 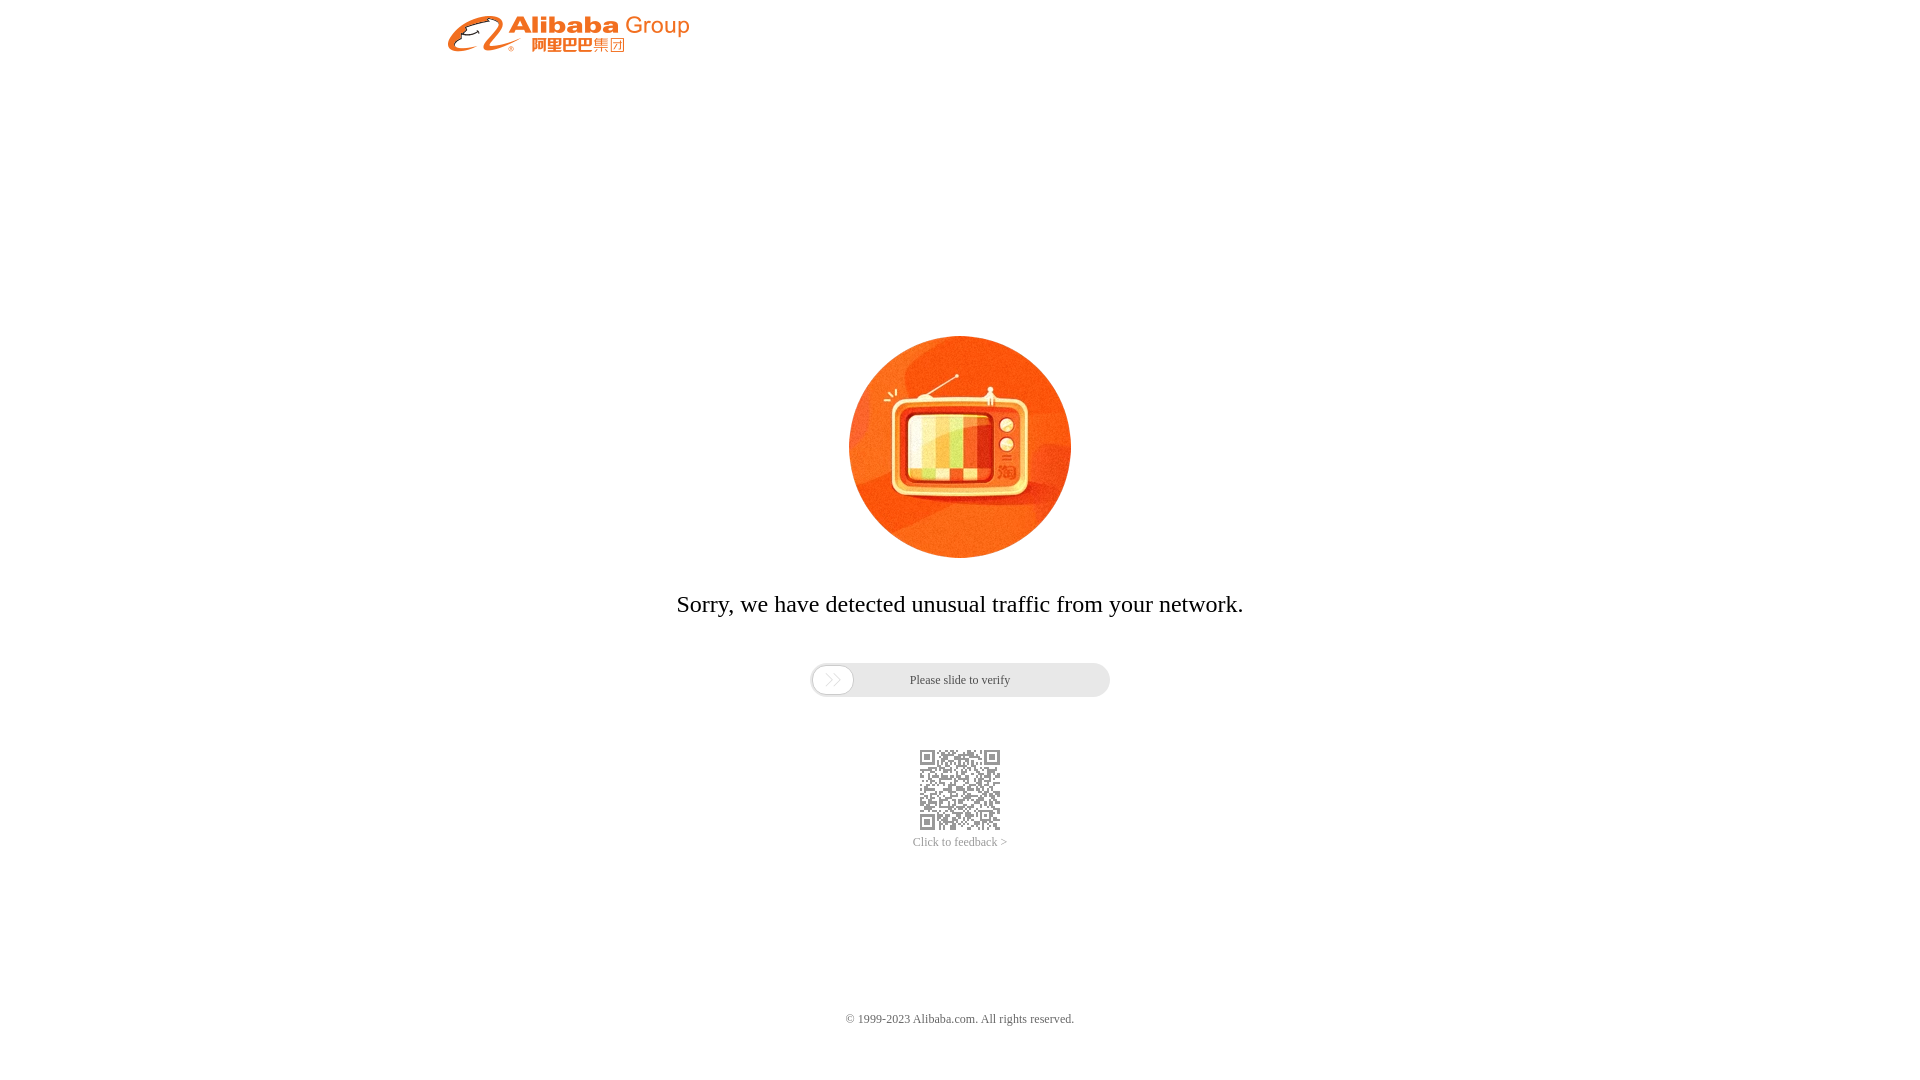 I want to click on 'Click to feedback >', so click(x=960, y=842).